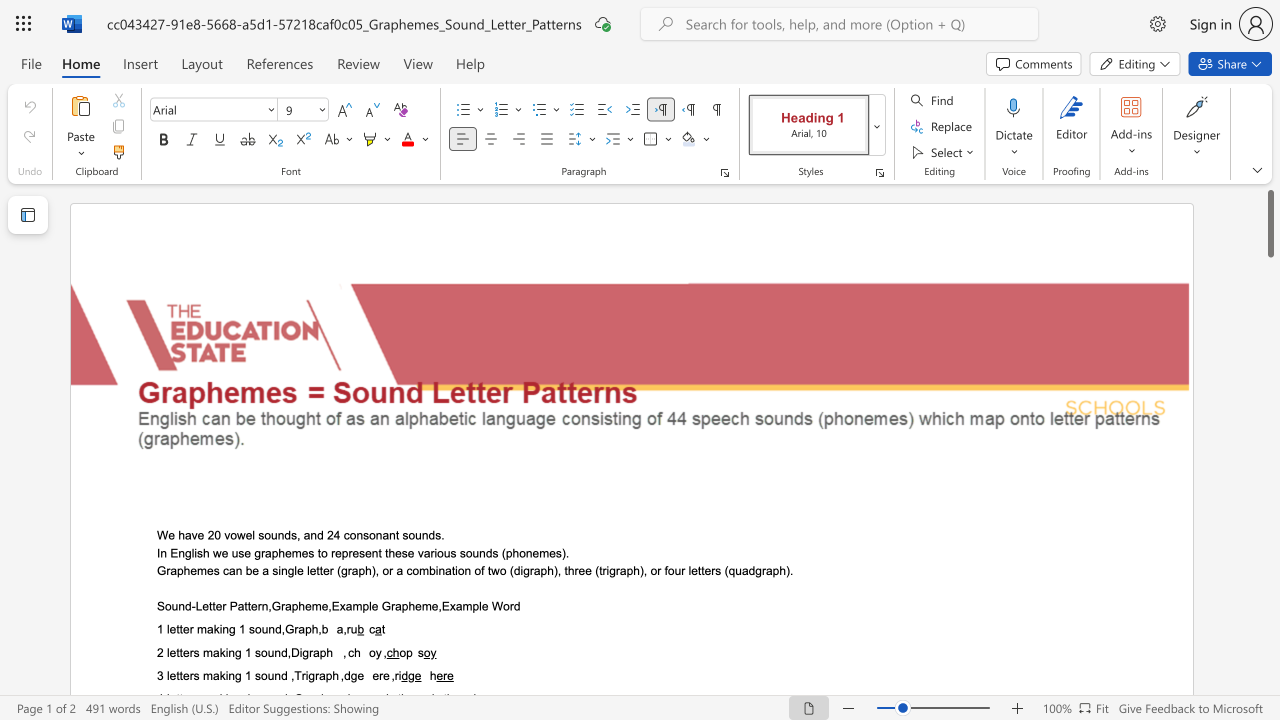 The image size is (1280, 720). What do you see at coordinates (1269, 598) in the screenshot?
I see `the right-hand scrollbar to descend the page` at bounding box center [1269, 598].